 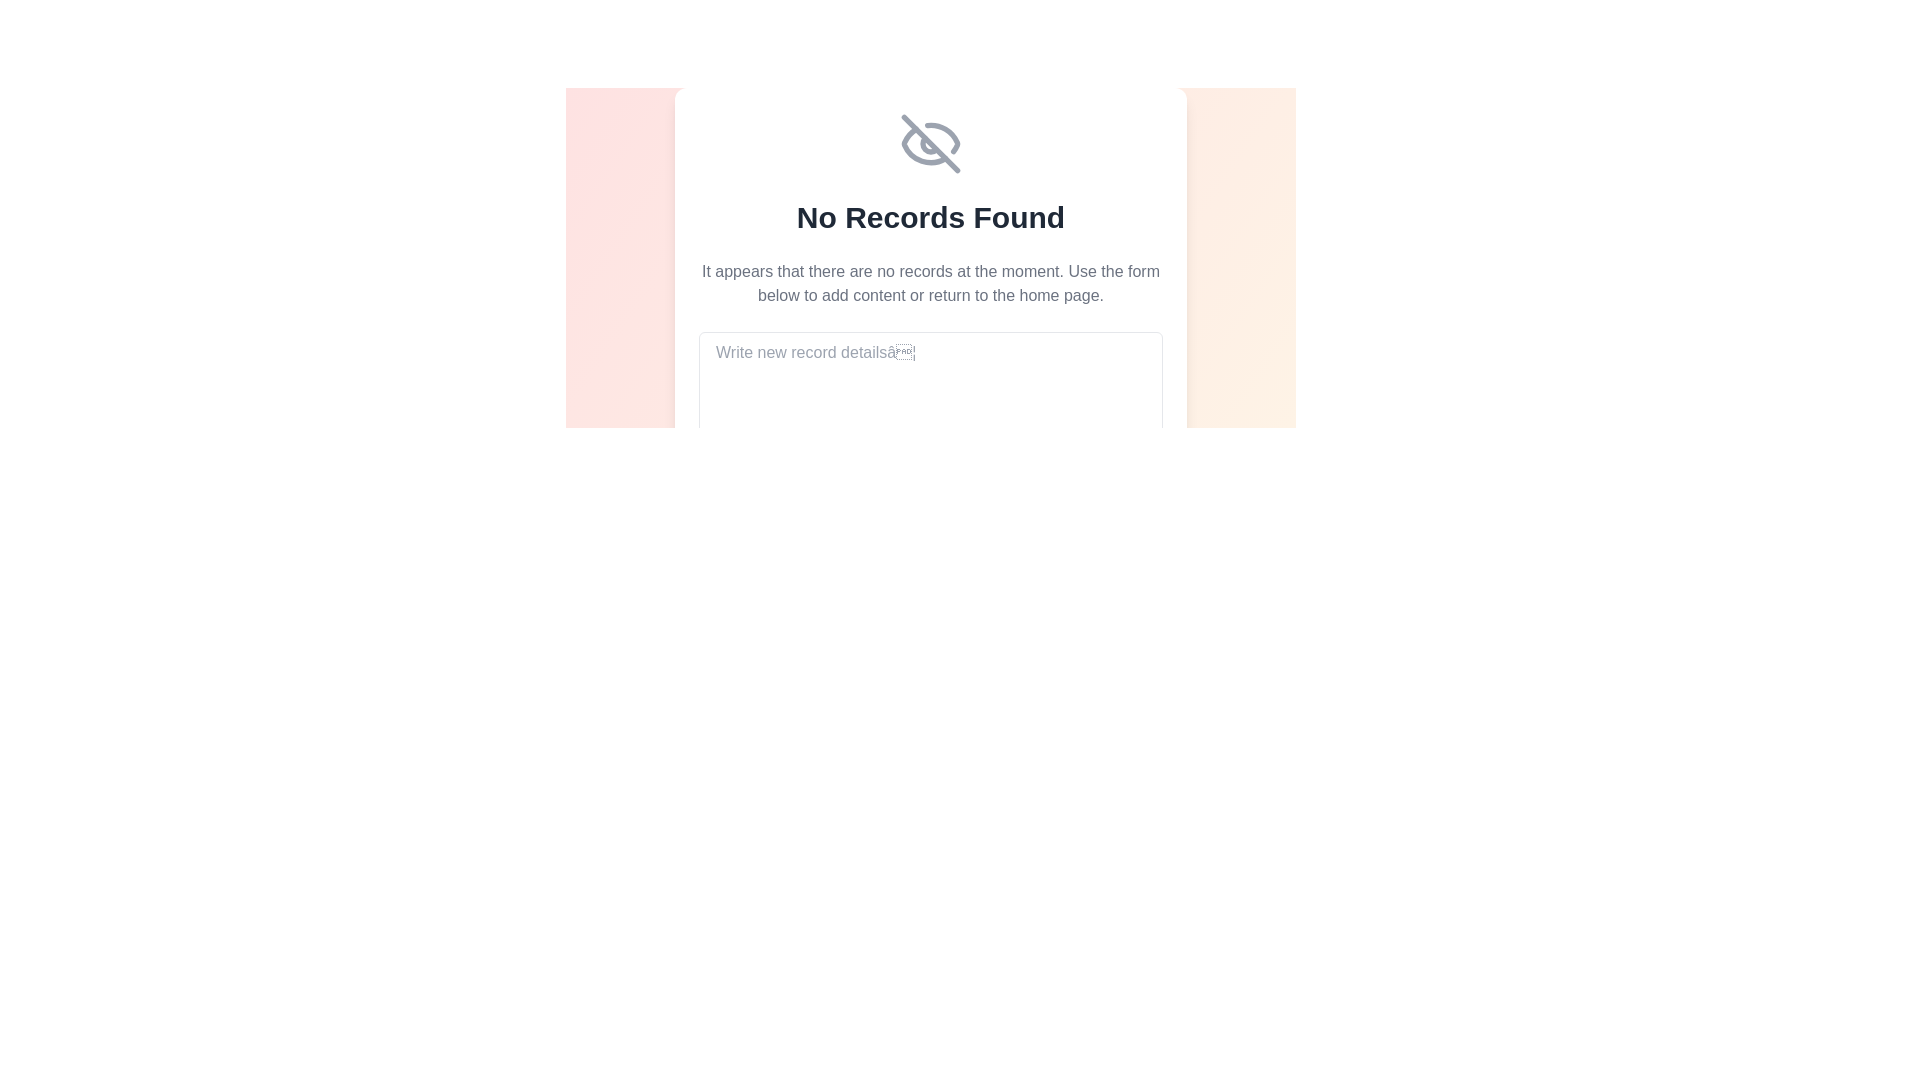 What do you see at coordinates (930, 218) in the screenshot?
I see `the informational text label that indicates there are no records currently available, which is positioned below an eye-slash icon and above a description text block` at bounding box center [930, 218].